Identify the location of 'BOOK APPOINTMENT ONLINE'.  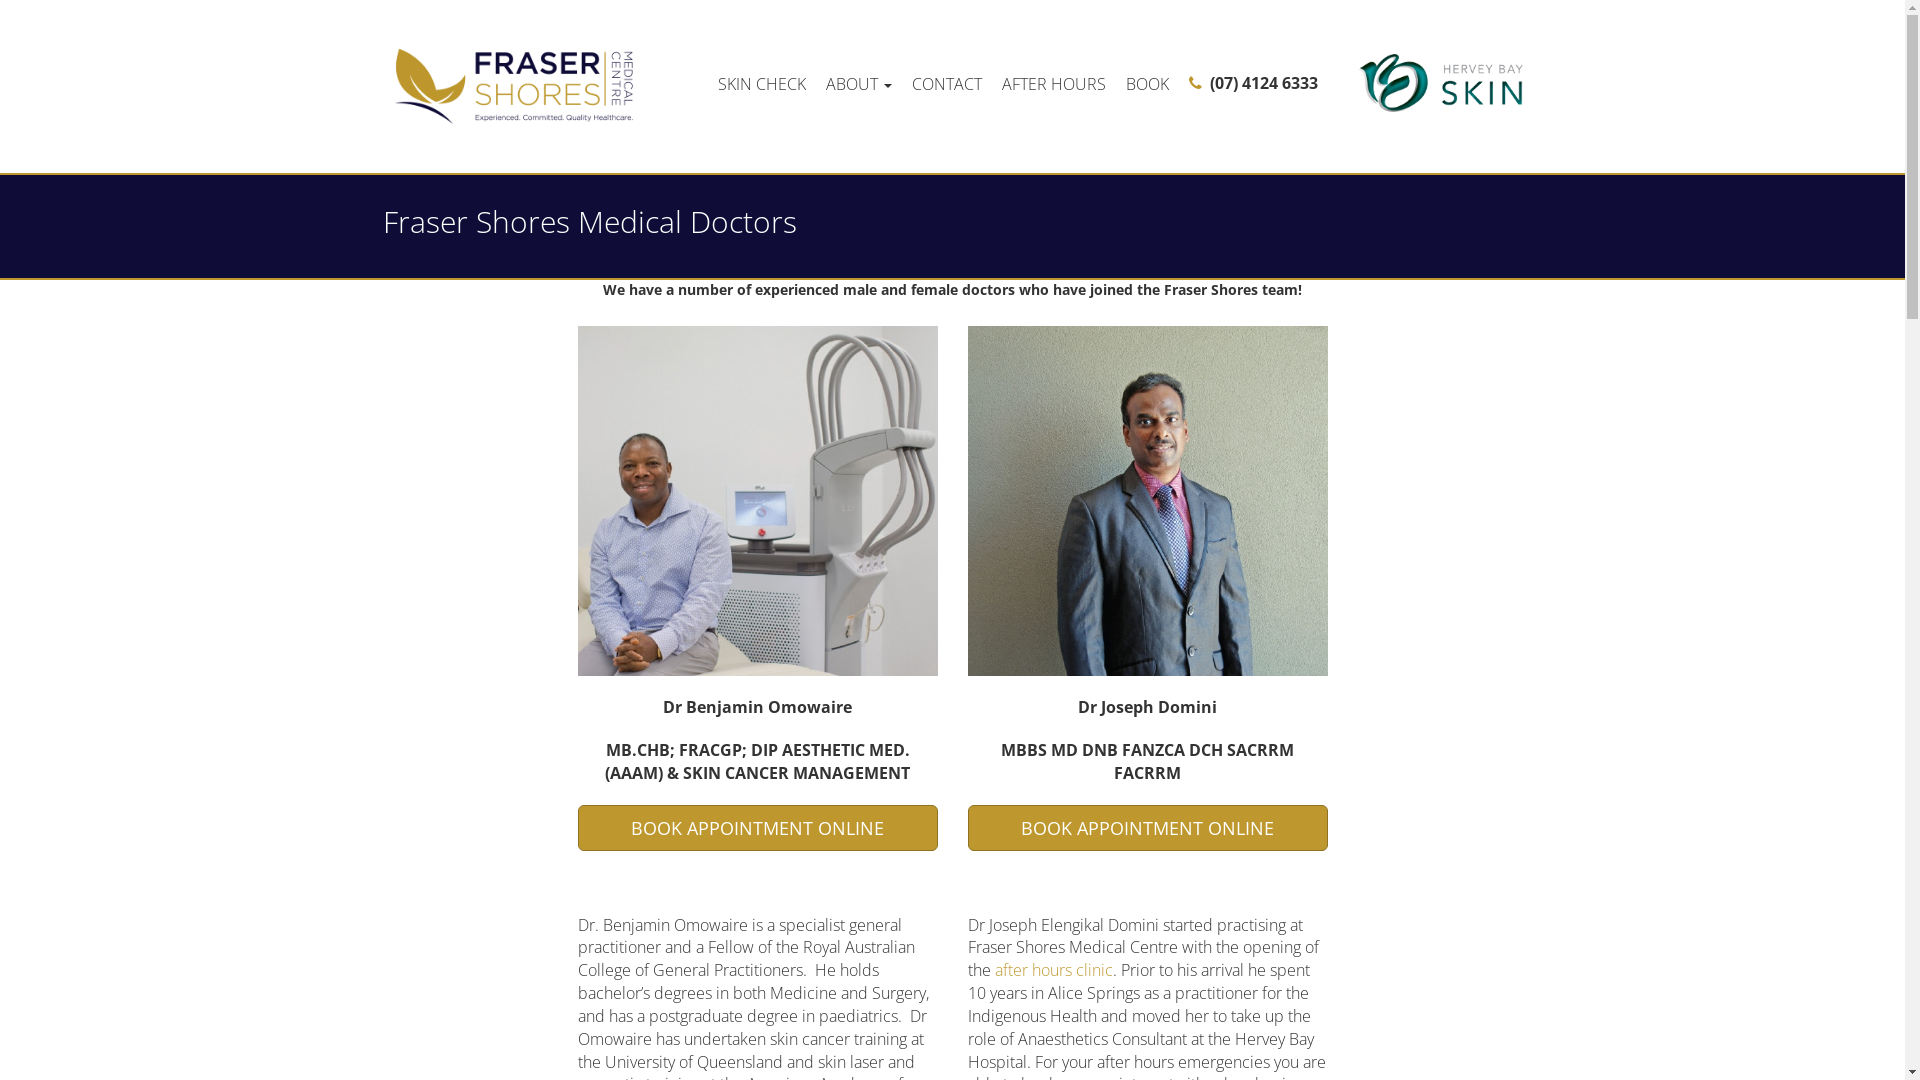
(1147, 828).